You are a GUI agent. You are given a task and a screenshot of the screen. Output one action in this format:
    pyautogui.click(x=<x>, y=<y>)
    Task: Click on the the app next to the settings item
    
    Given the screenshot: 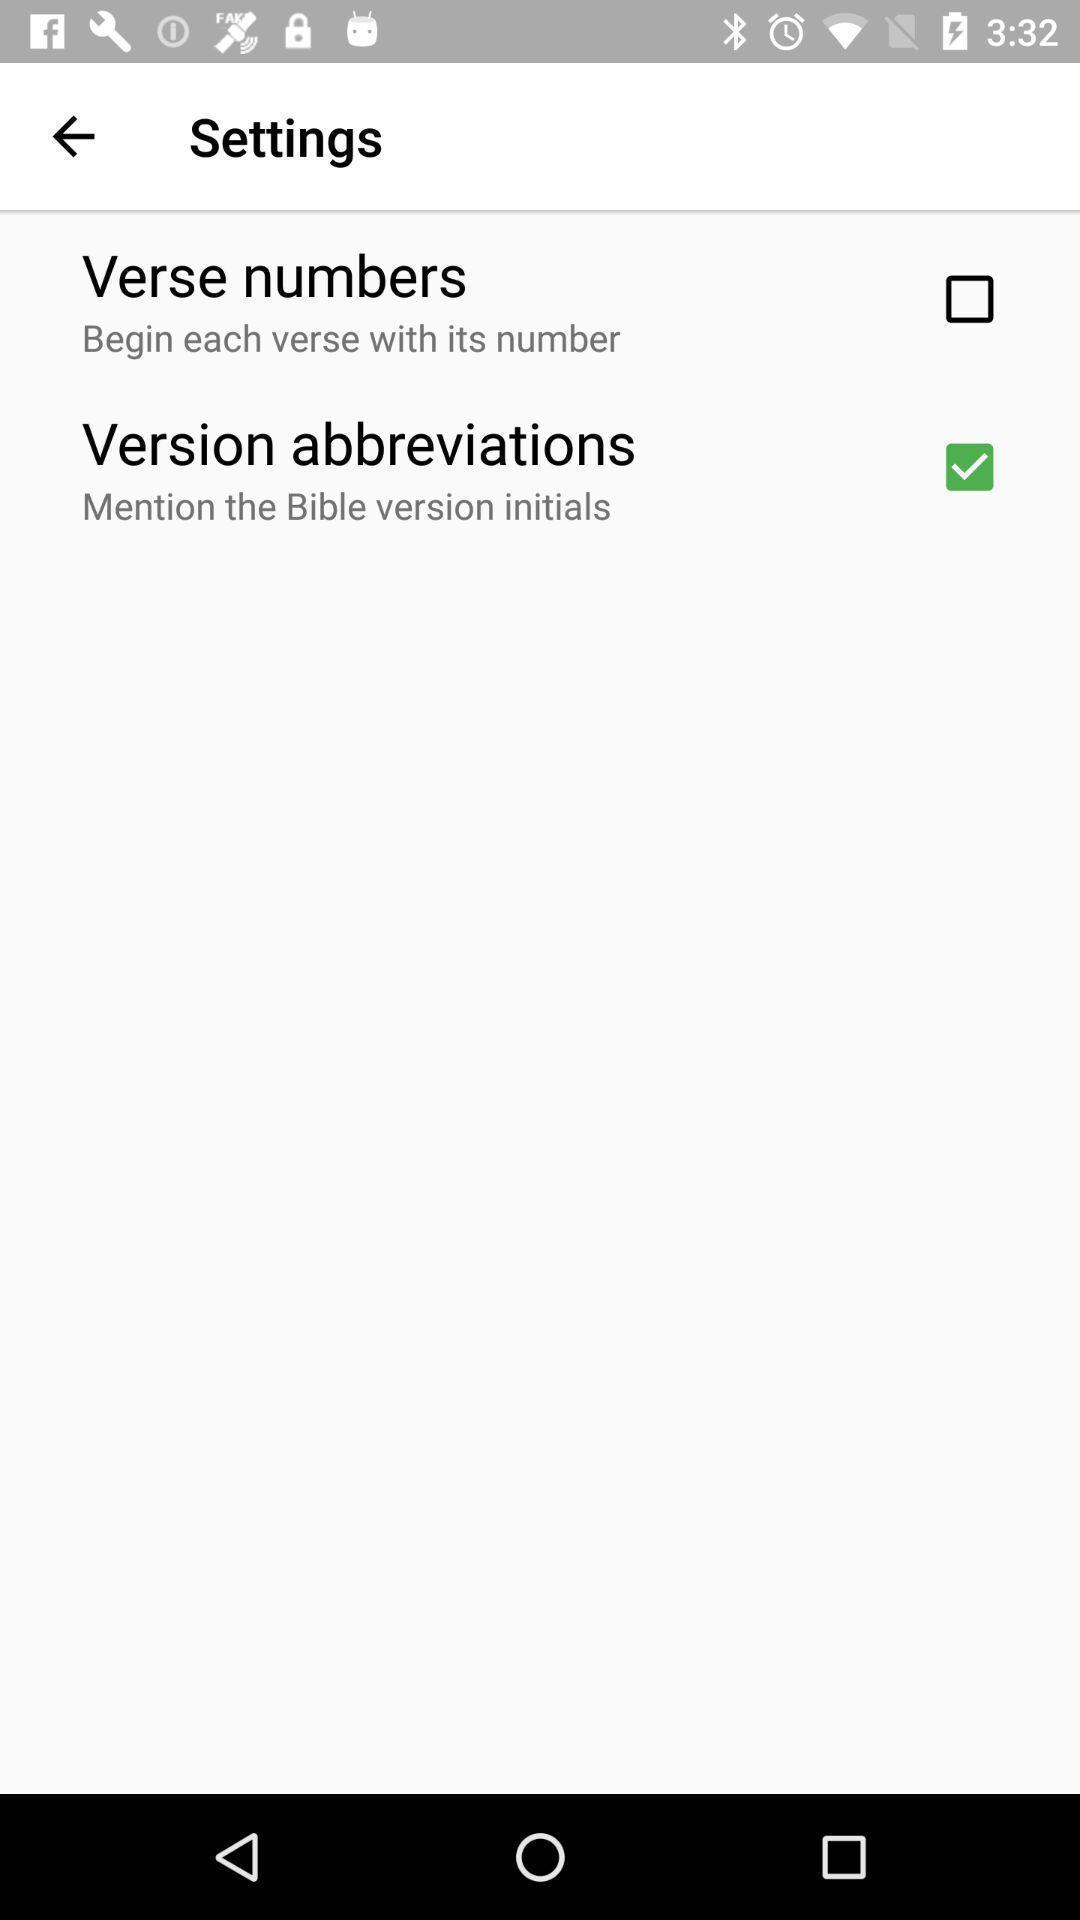 What is the action you would take?
    pyautogui.click(x=72, y=135)
    